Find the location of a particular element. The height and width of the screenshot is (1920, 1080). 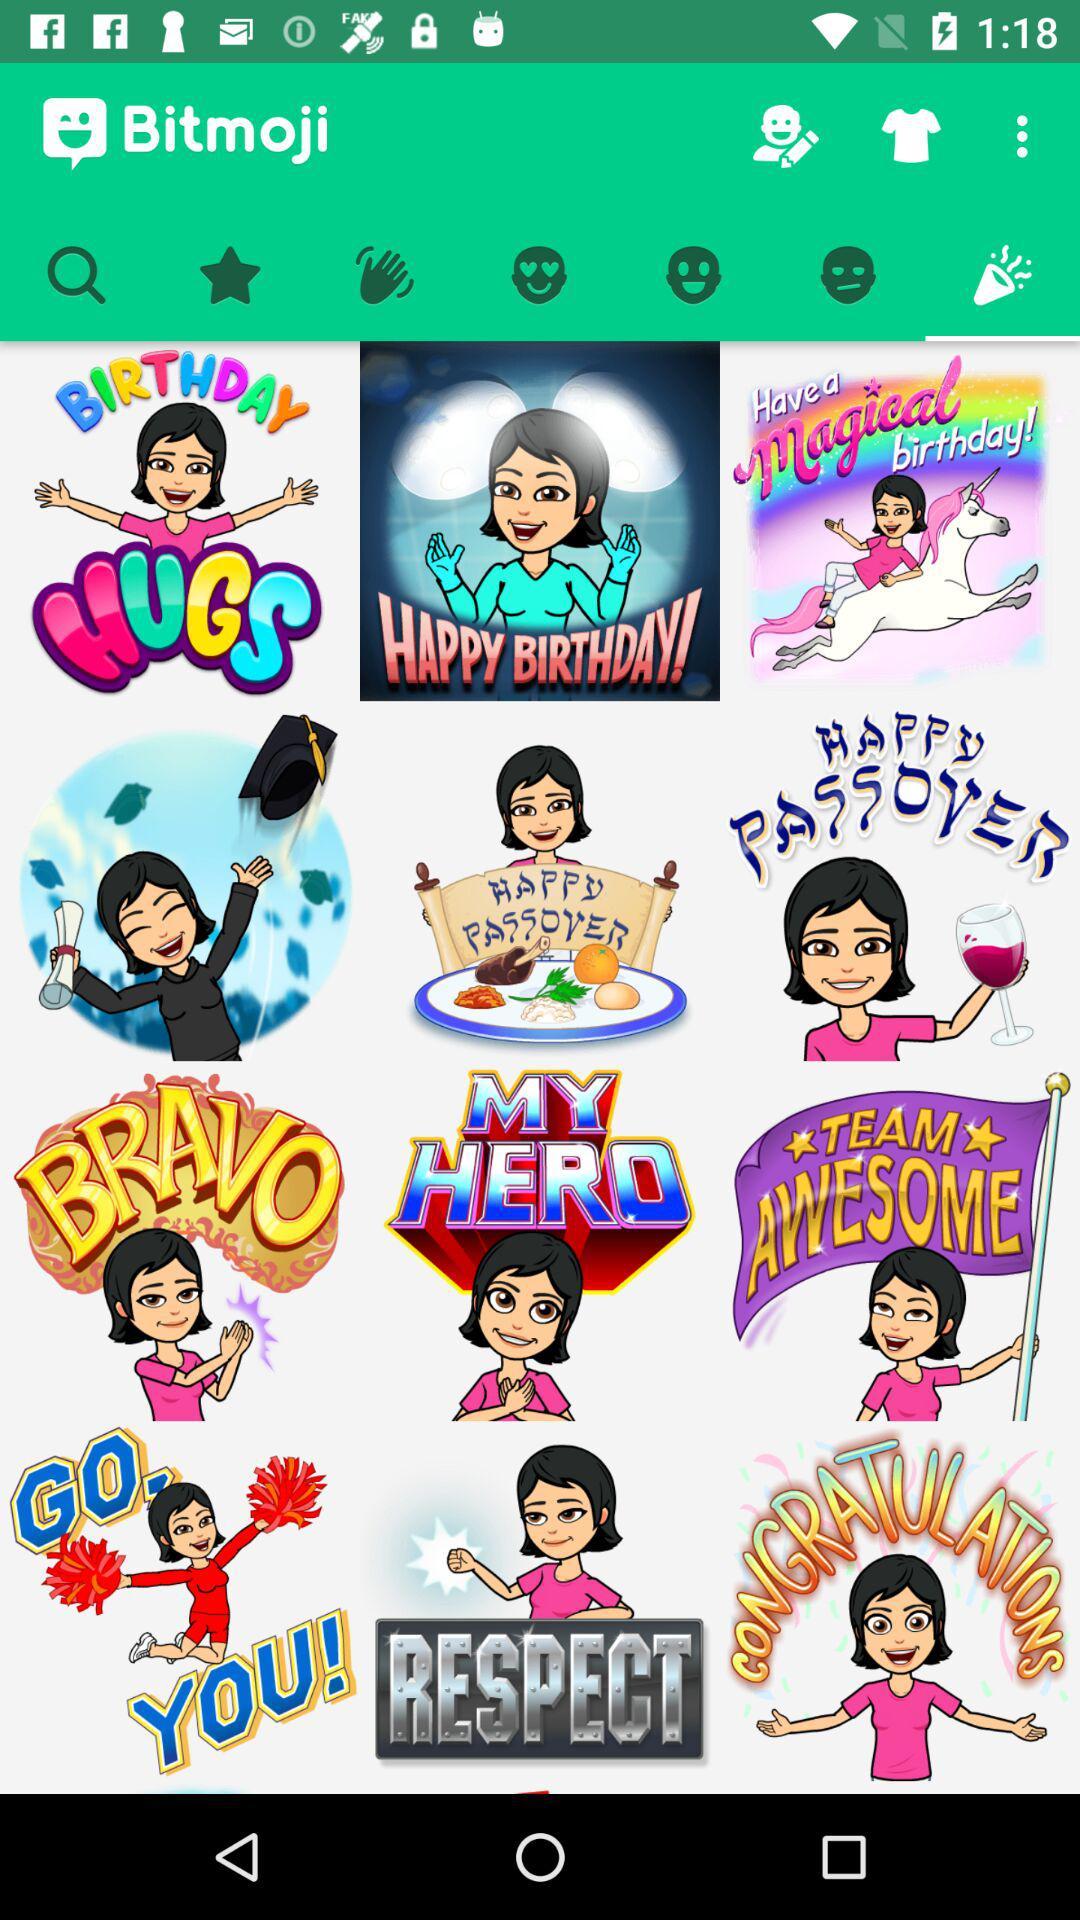

congratulation option is located at coordinates (898, 1601).